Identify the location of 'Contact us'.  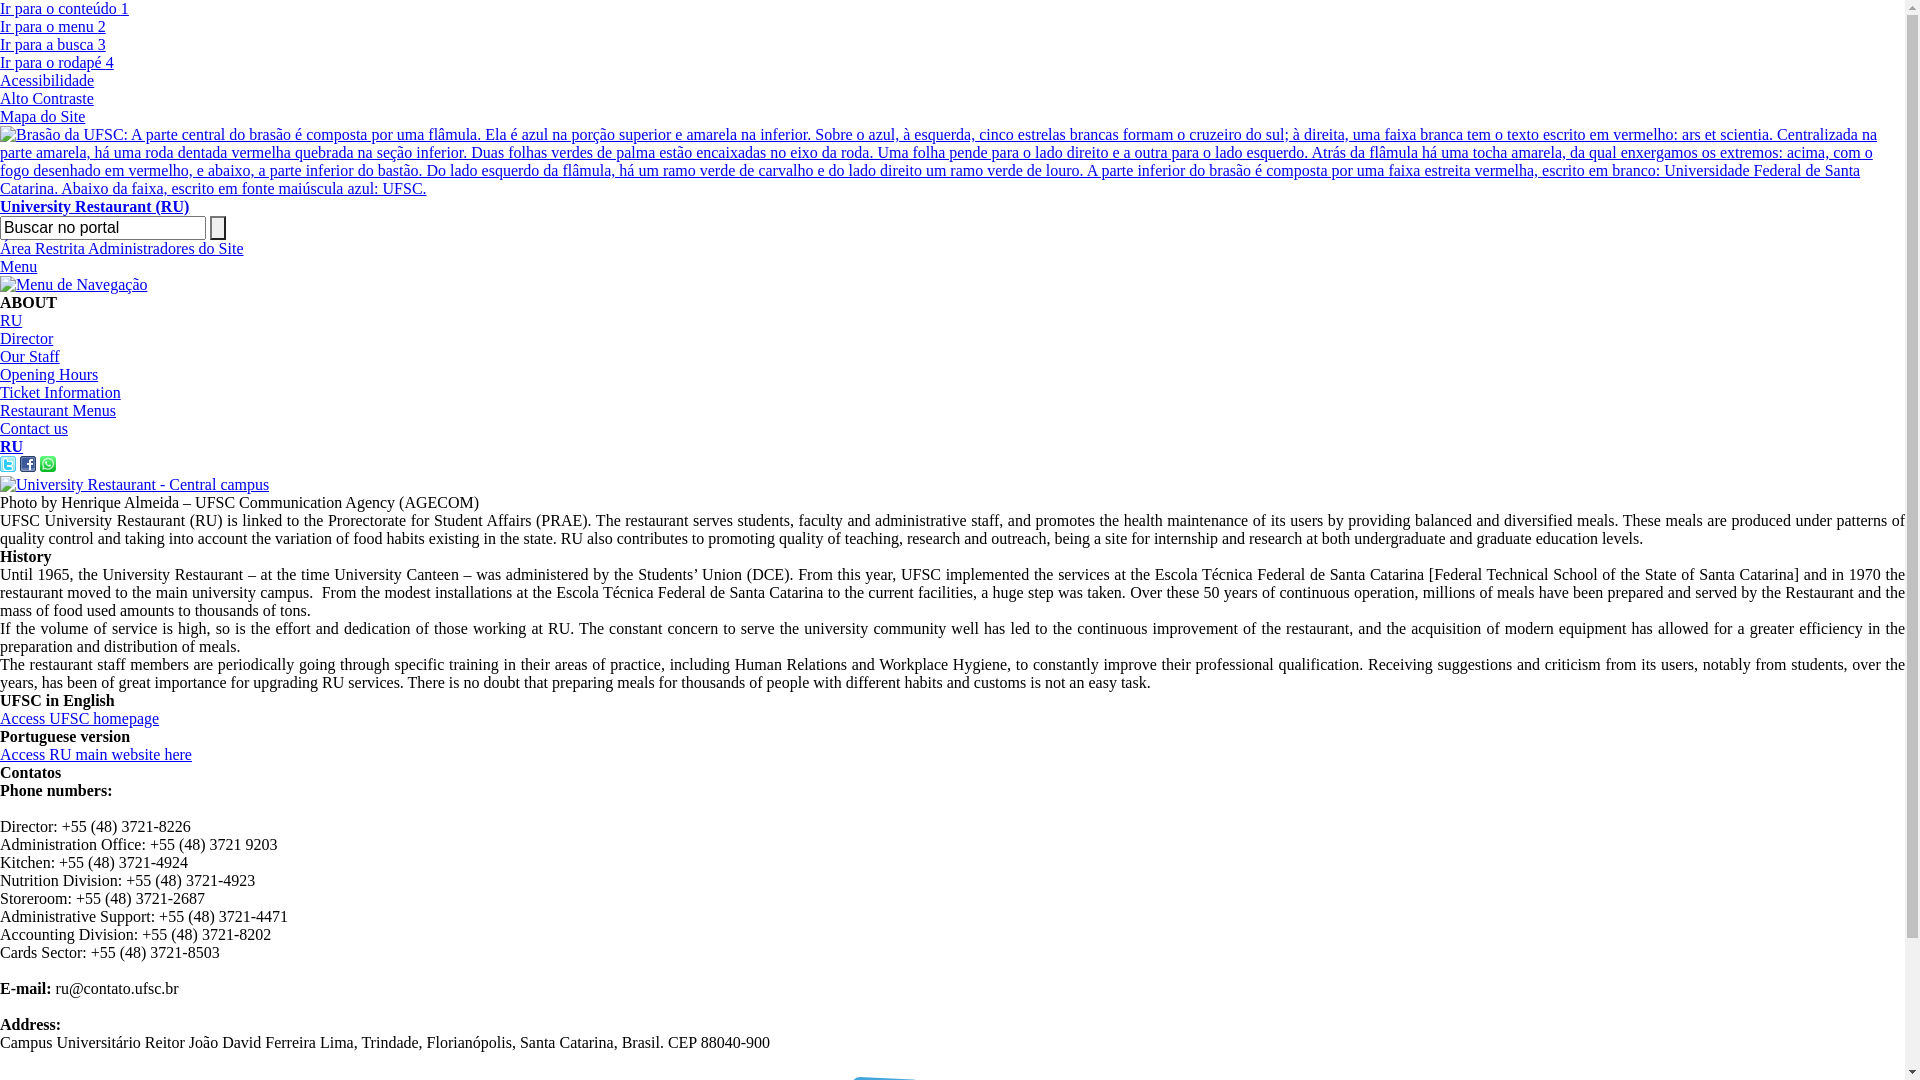
(33, 427).